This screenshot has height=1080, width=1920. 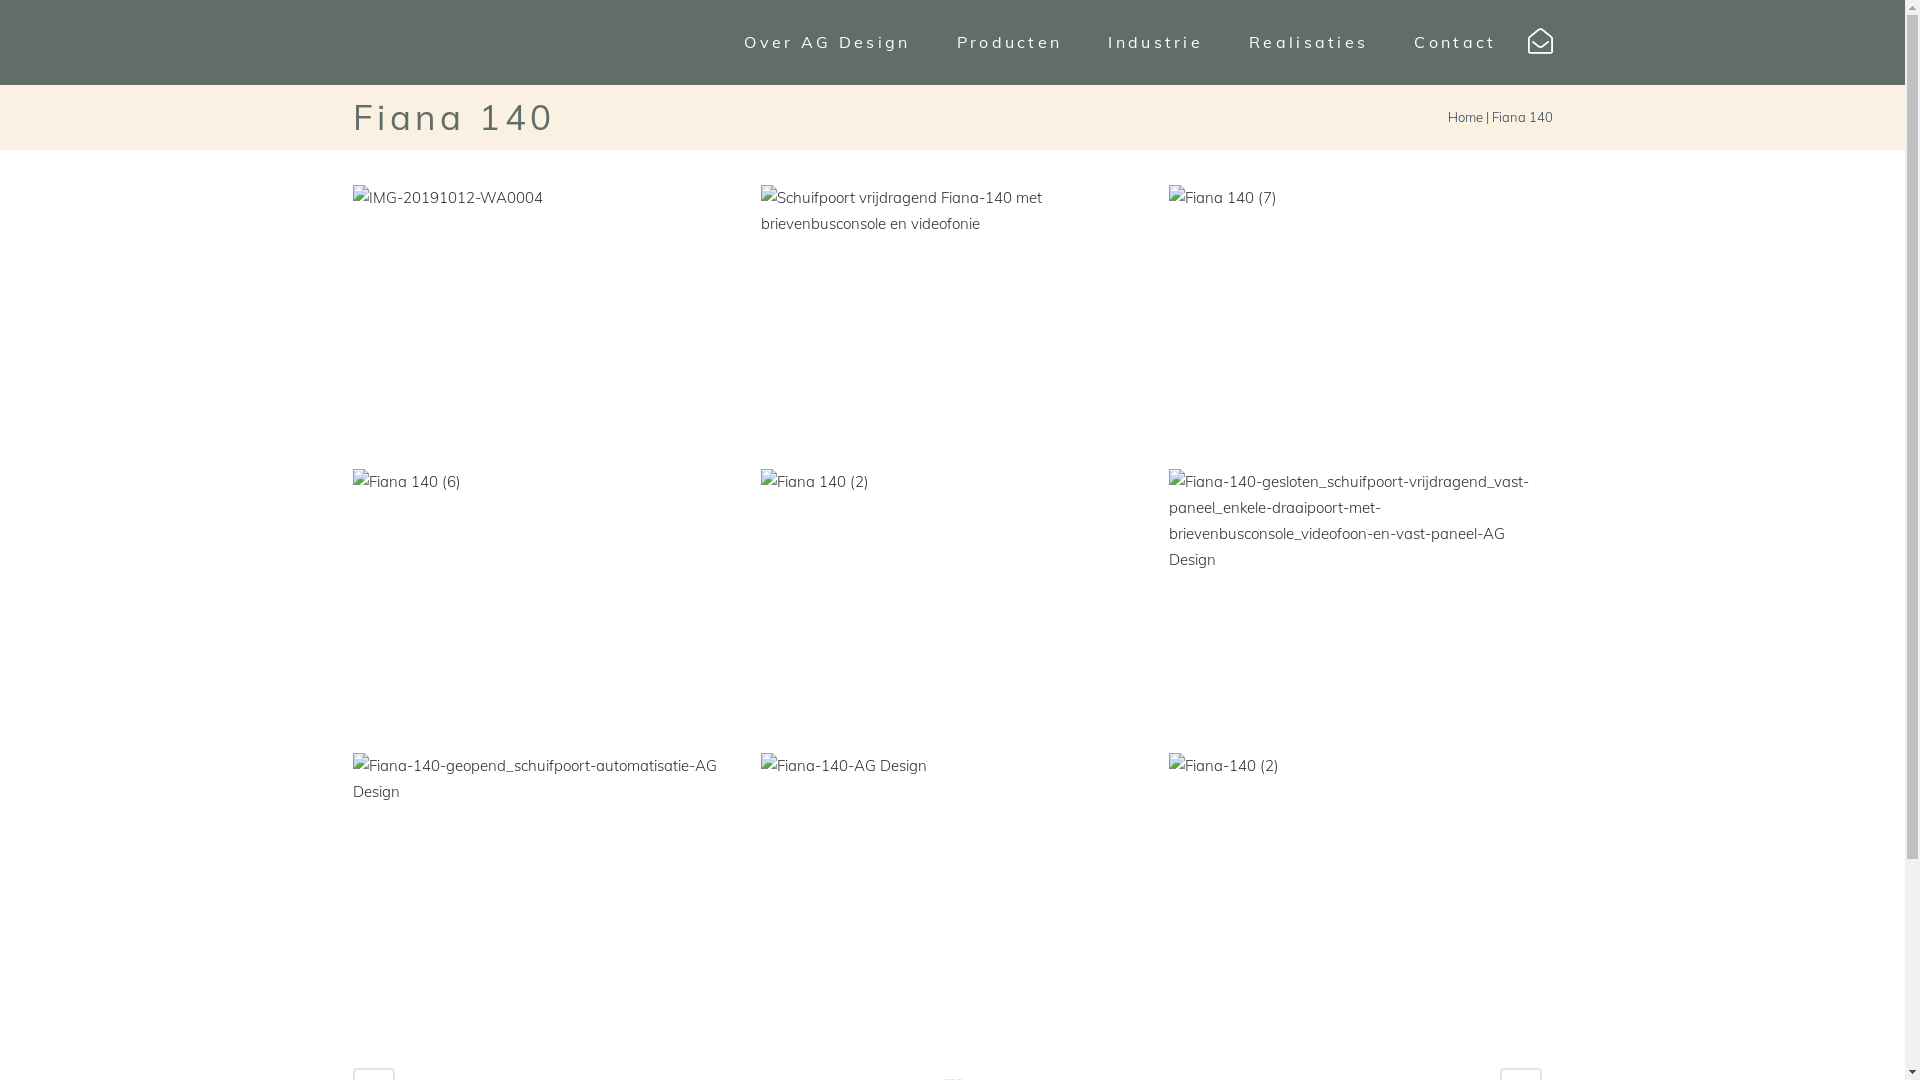 I want to click on 'Realisaties', so click(x=1308, y=42).